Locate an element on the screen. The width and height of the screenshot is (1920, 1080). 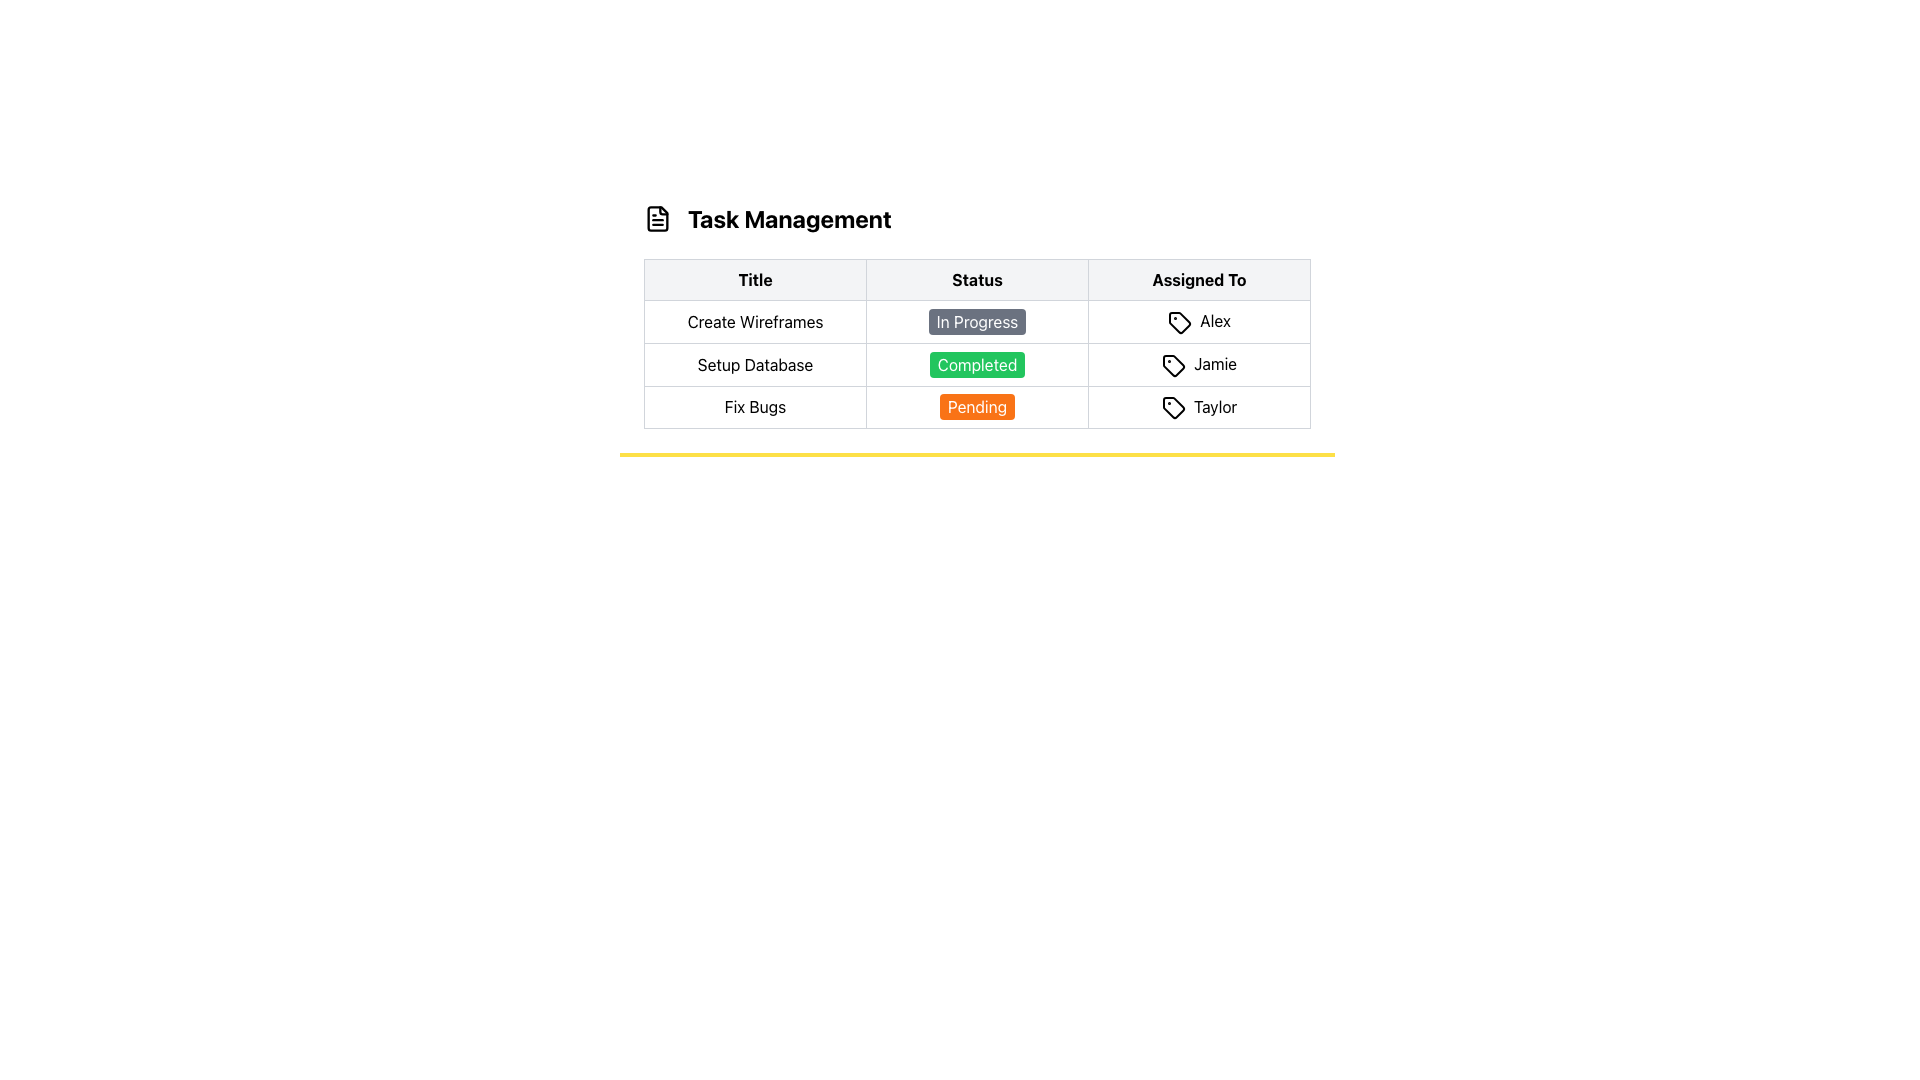
the Icon representing the task label in the 'Assigned To' column next to the name 'Taylor' in the third row of the table is located at coordinates (1173, 407).